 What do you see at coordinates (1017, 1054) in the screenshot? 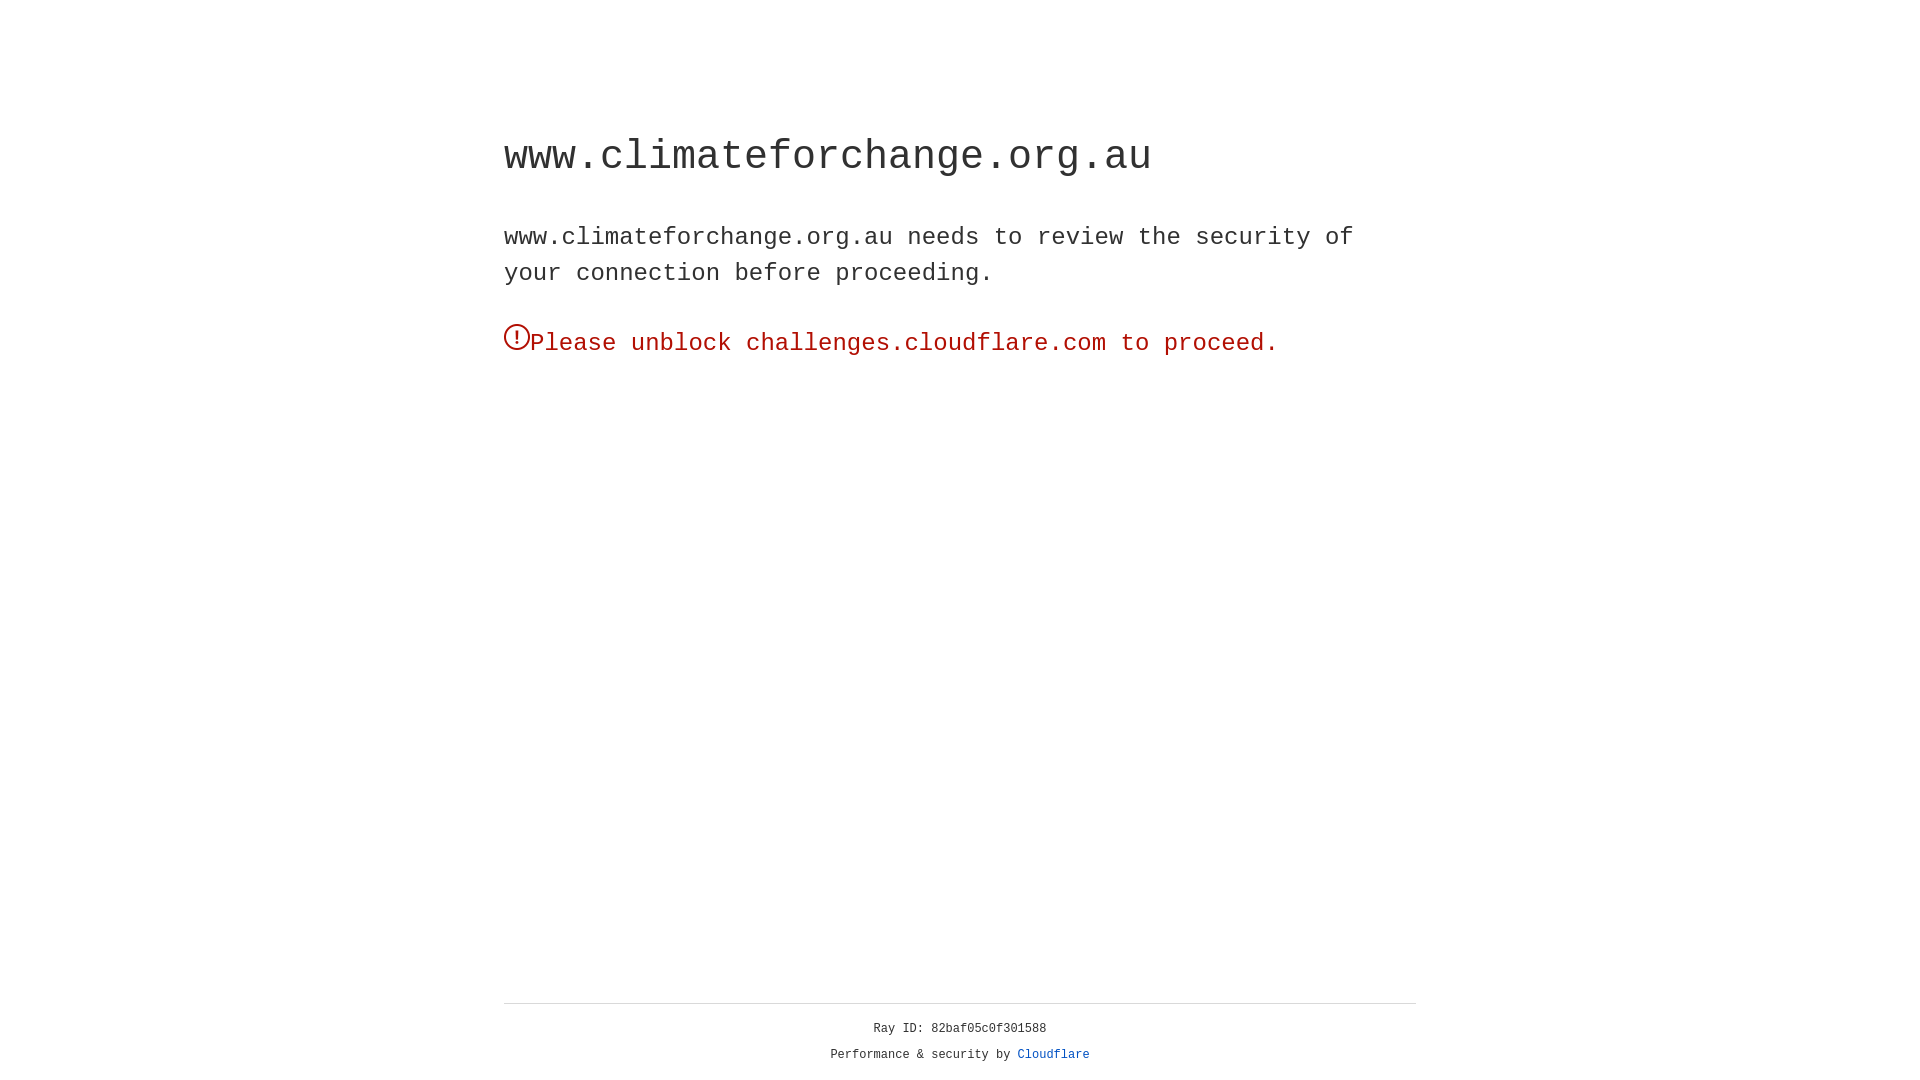
I see `'Cloudflare'` at bounding box center [1017, 1054].